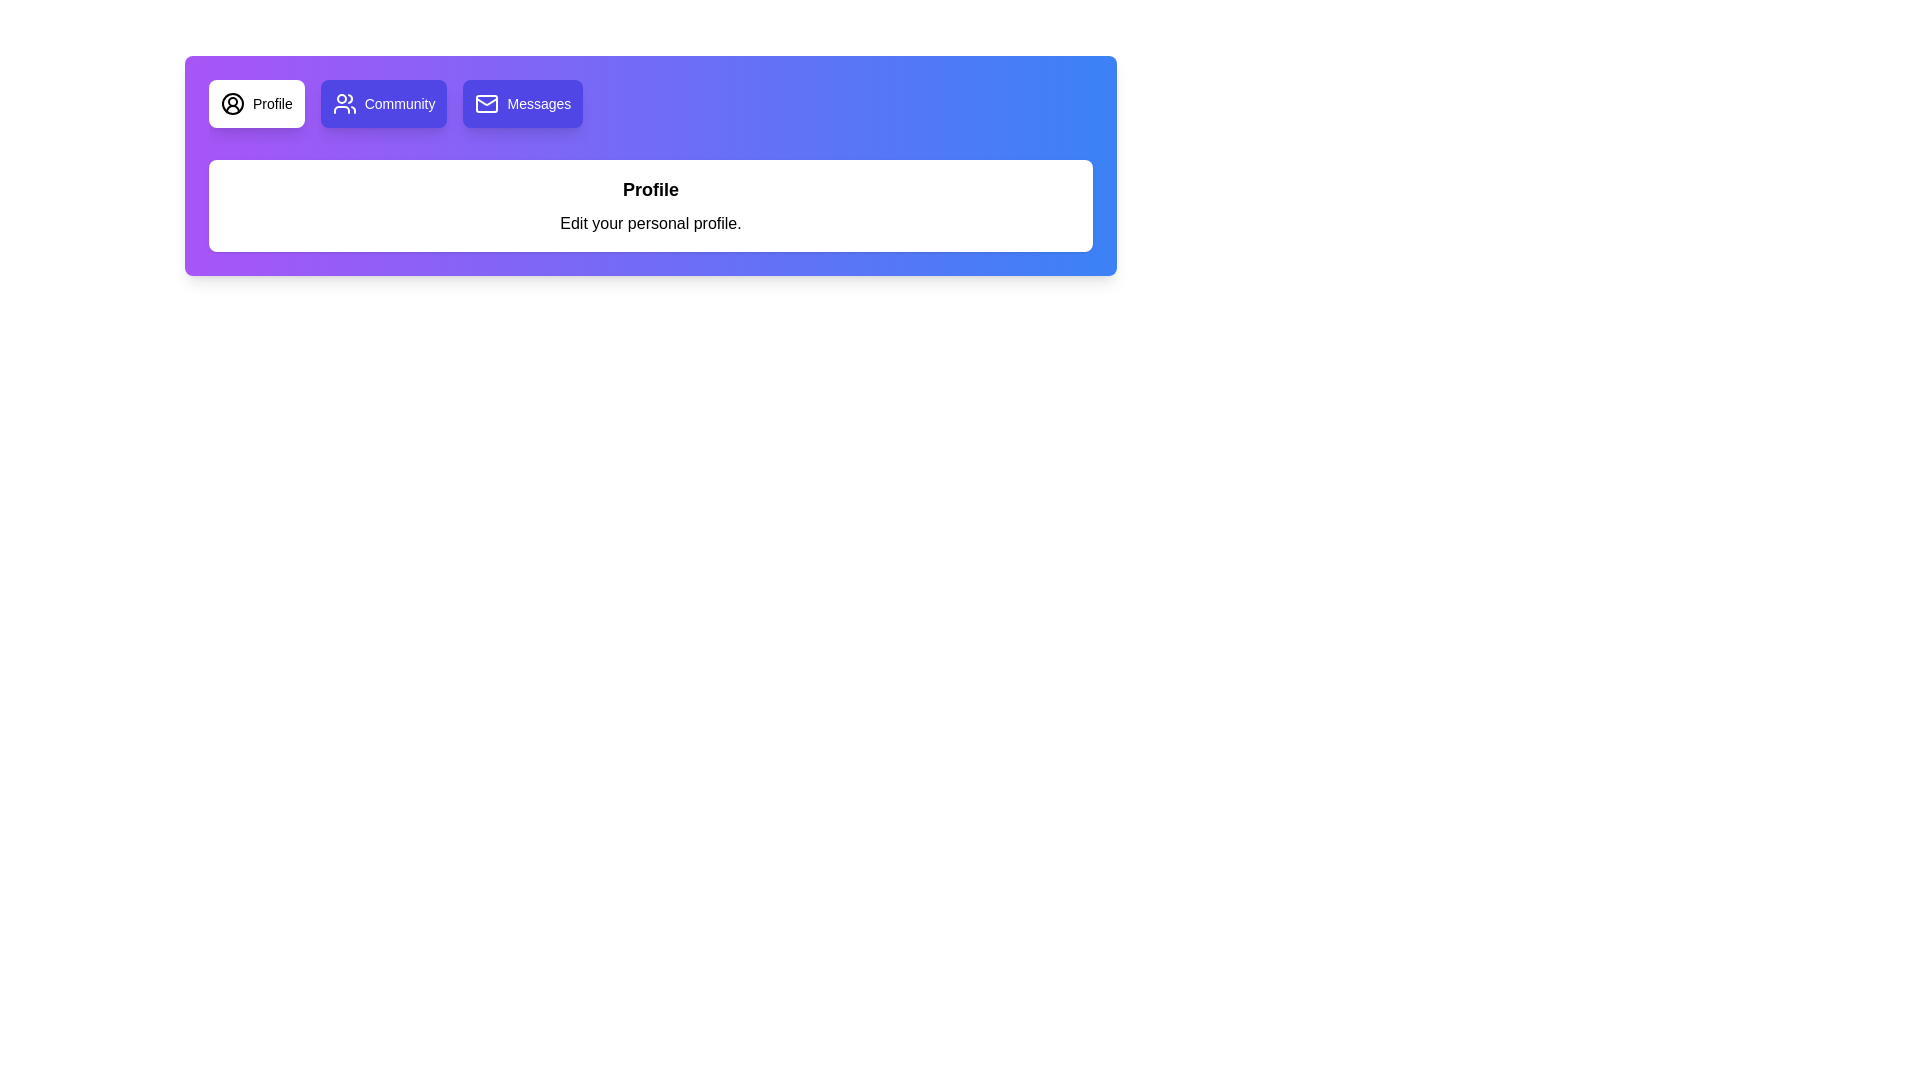 Image resolution: width=1920 pixels, height=1080 pixels. What do you see at coordinates (384, 104) in the screenshot?
I see `the Community tab to preview its visual effects` at bounding box center [384, 104].